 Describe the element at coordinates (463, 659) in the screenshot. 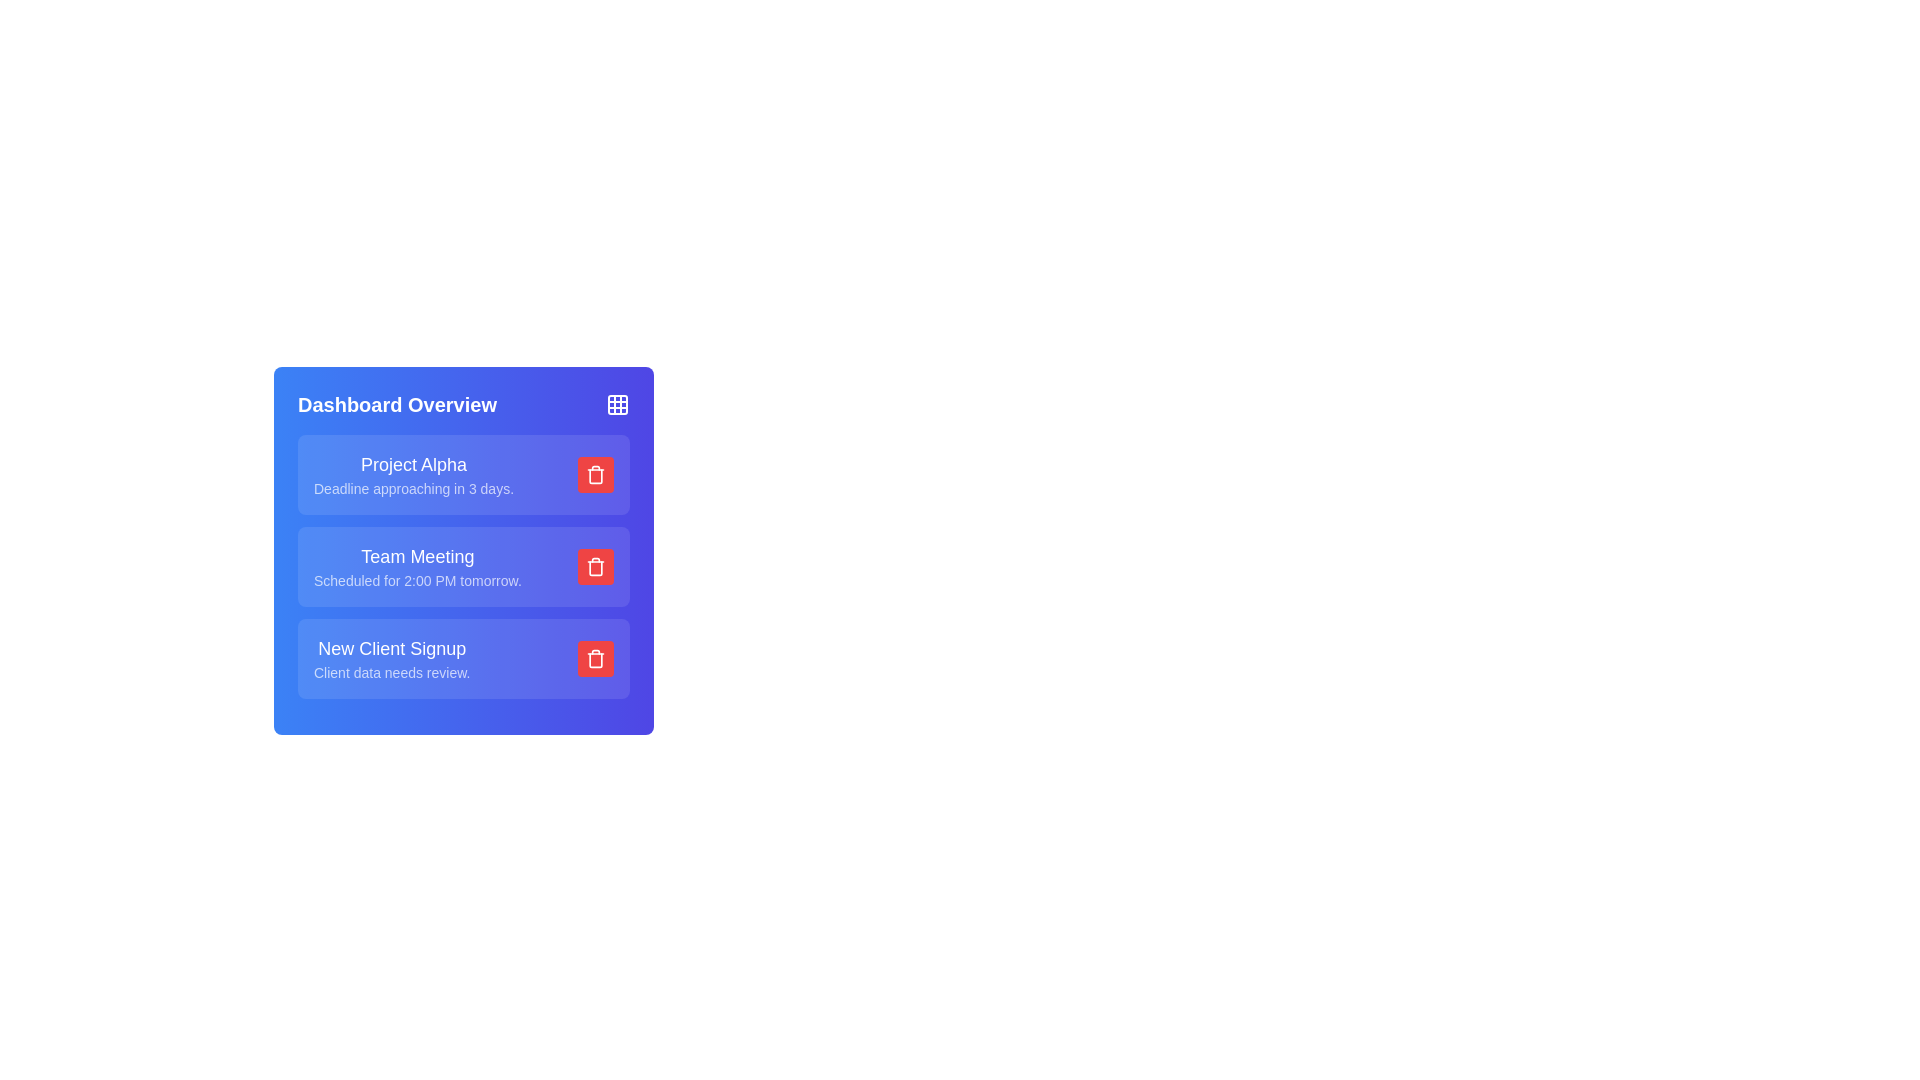

I see `text content of the third card in the vertical list that provides information about a new client signup and associated task of reviewing client data` at that location.